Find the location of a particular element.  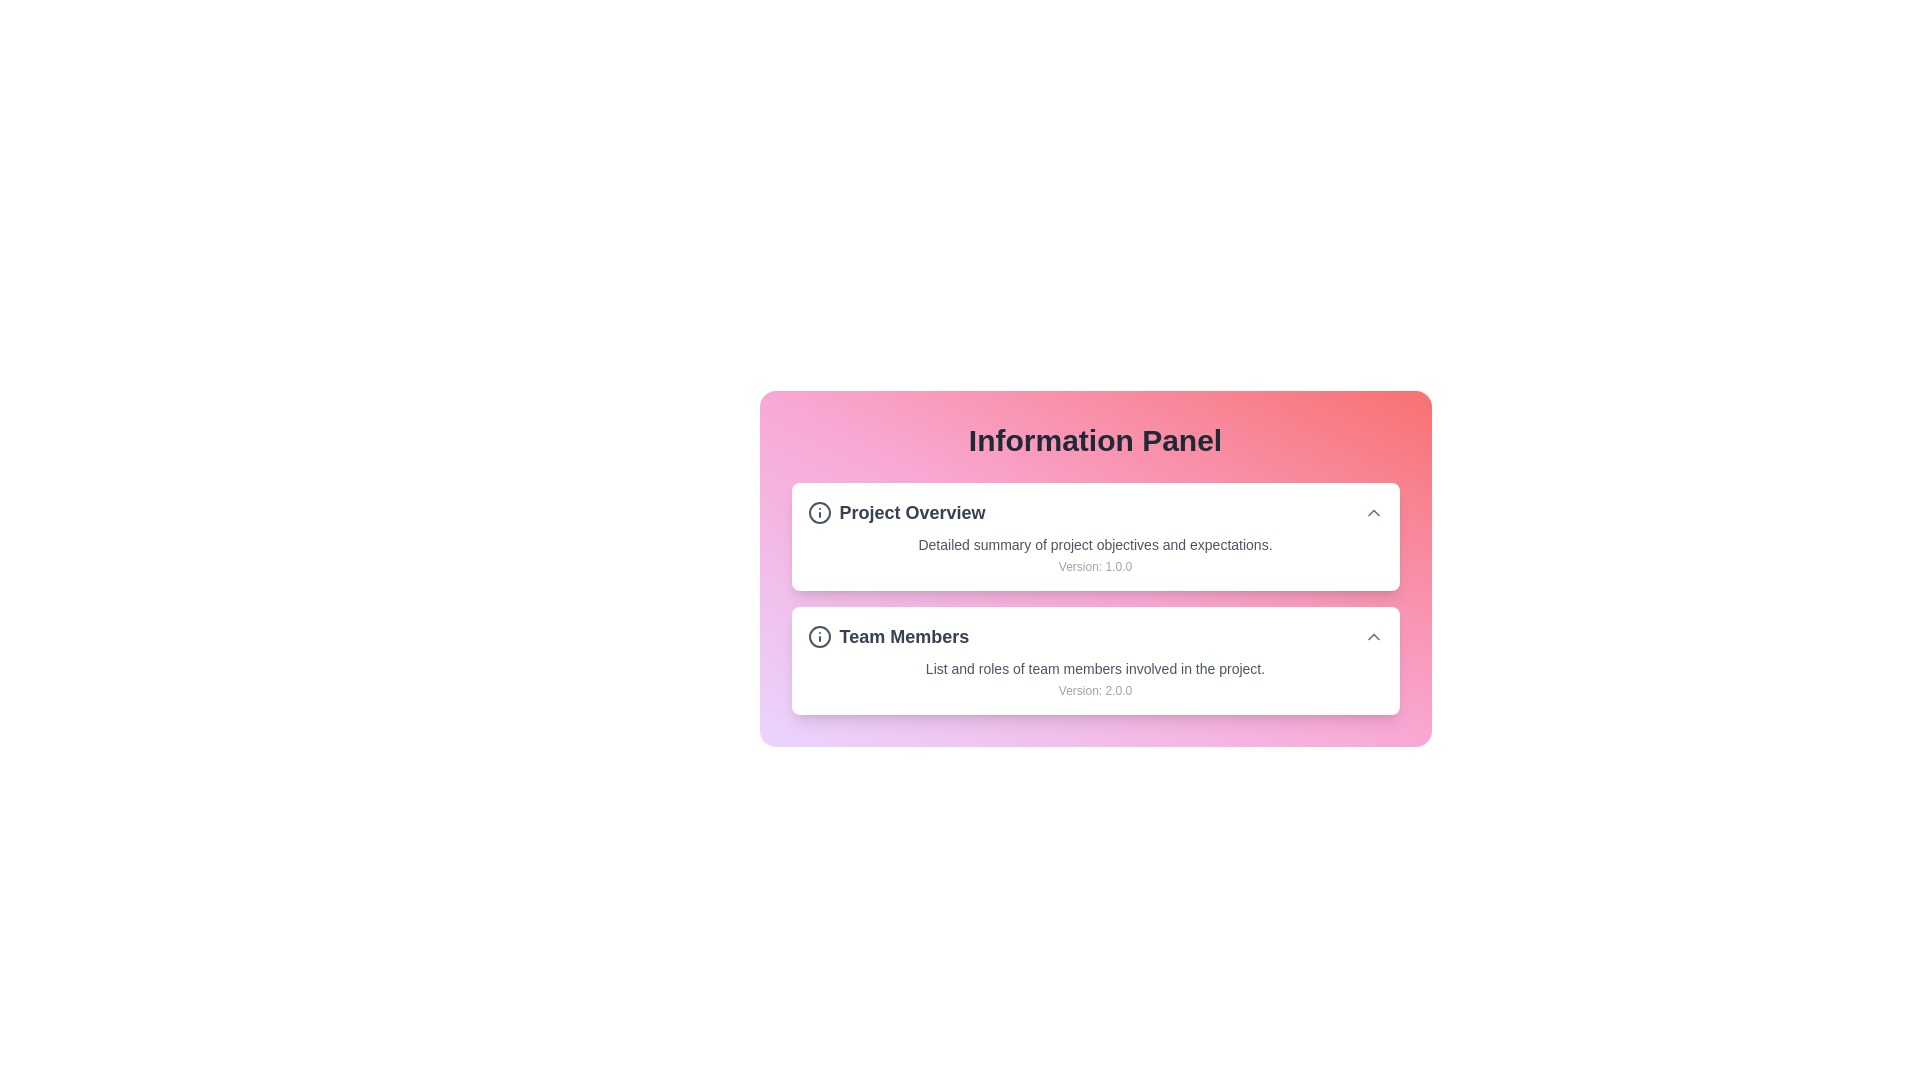

the circular information icon with a blue outline and a white background, located to the left of the 'Team Members' section header is located at coordinates (819, 636).